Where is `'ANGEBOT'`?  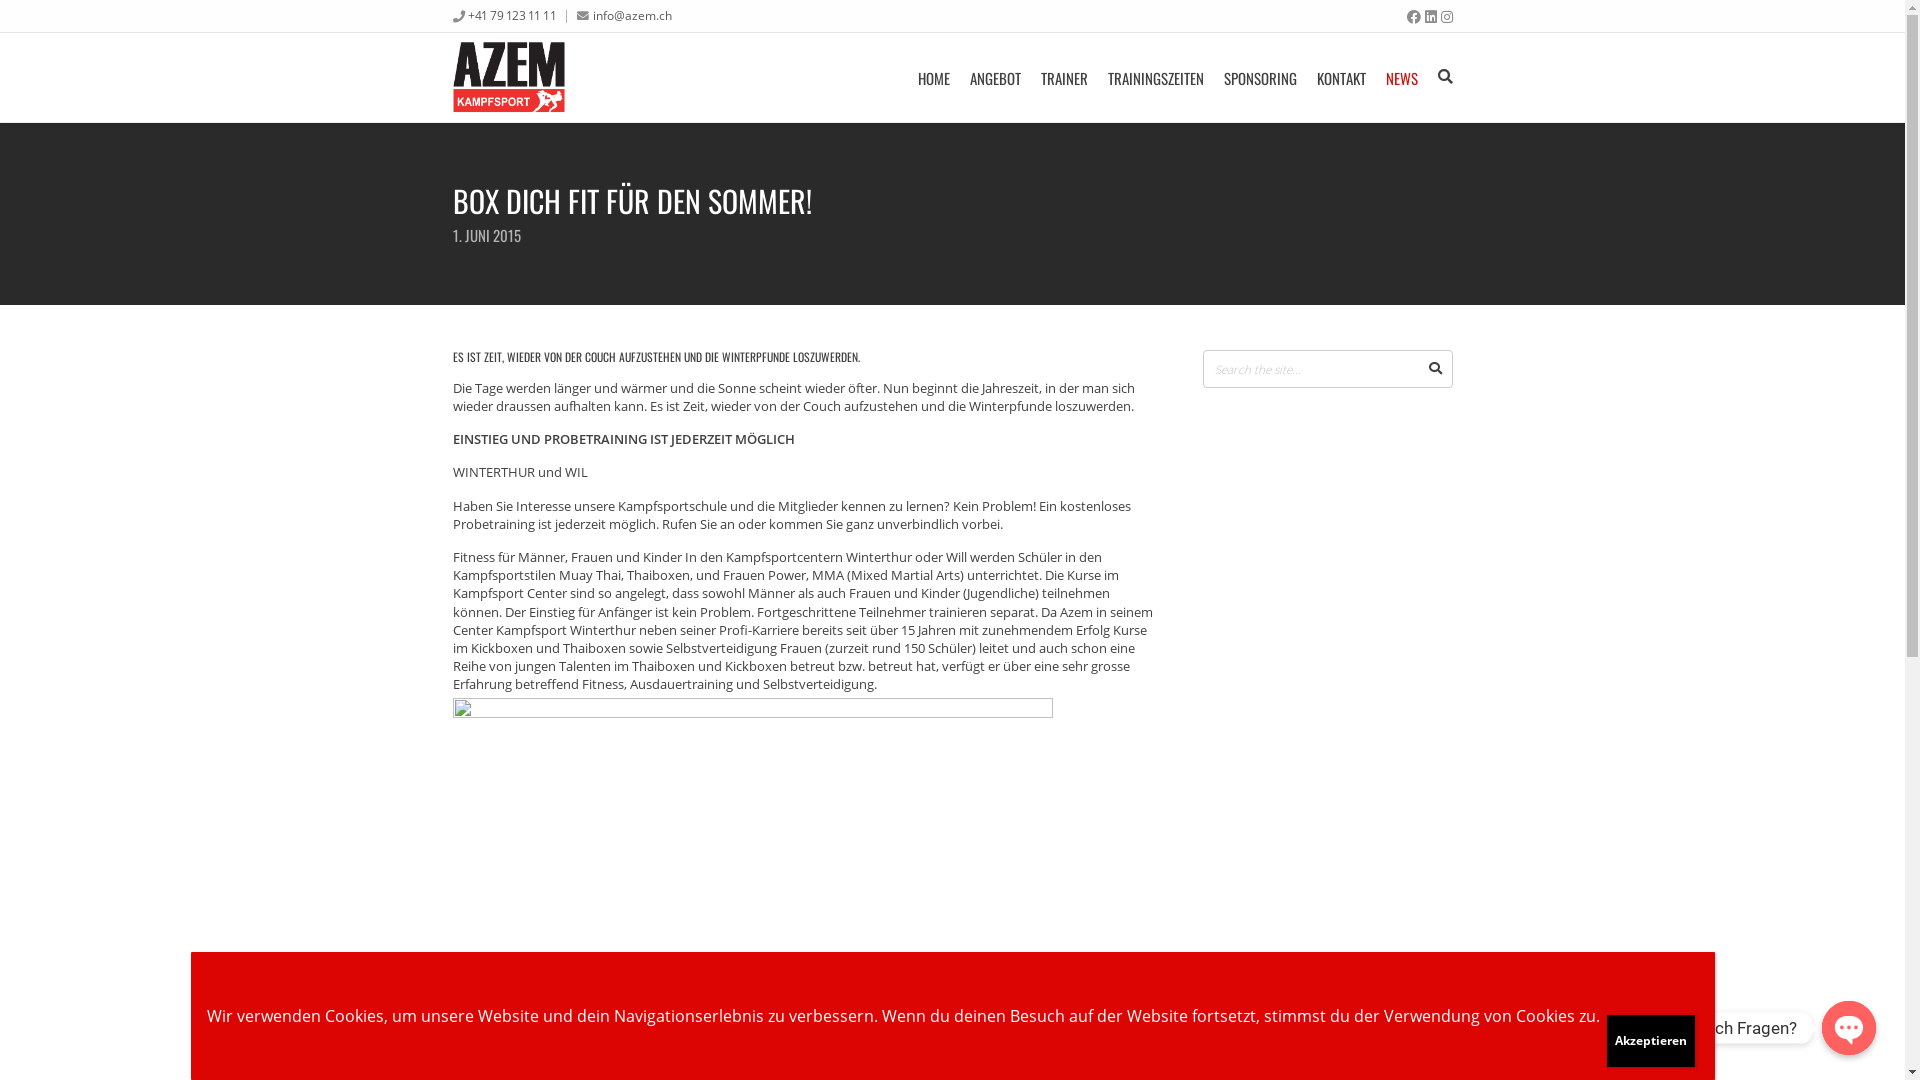 'ANGEBOT' is located at coordinates (960, 76).